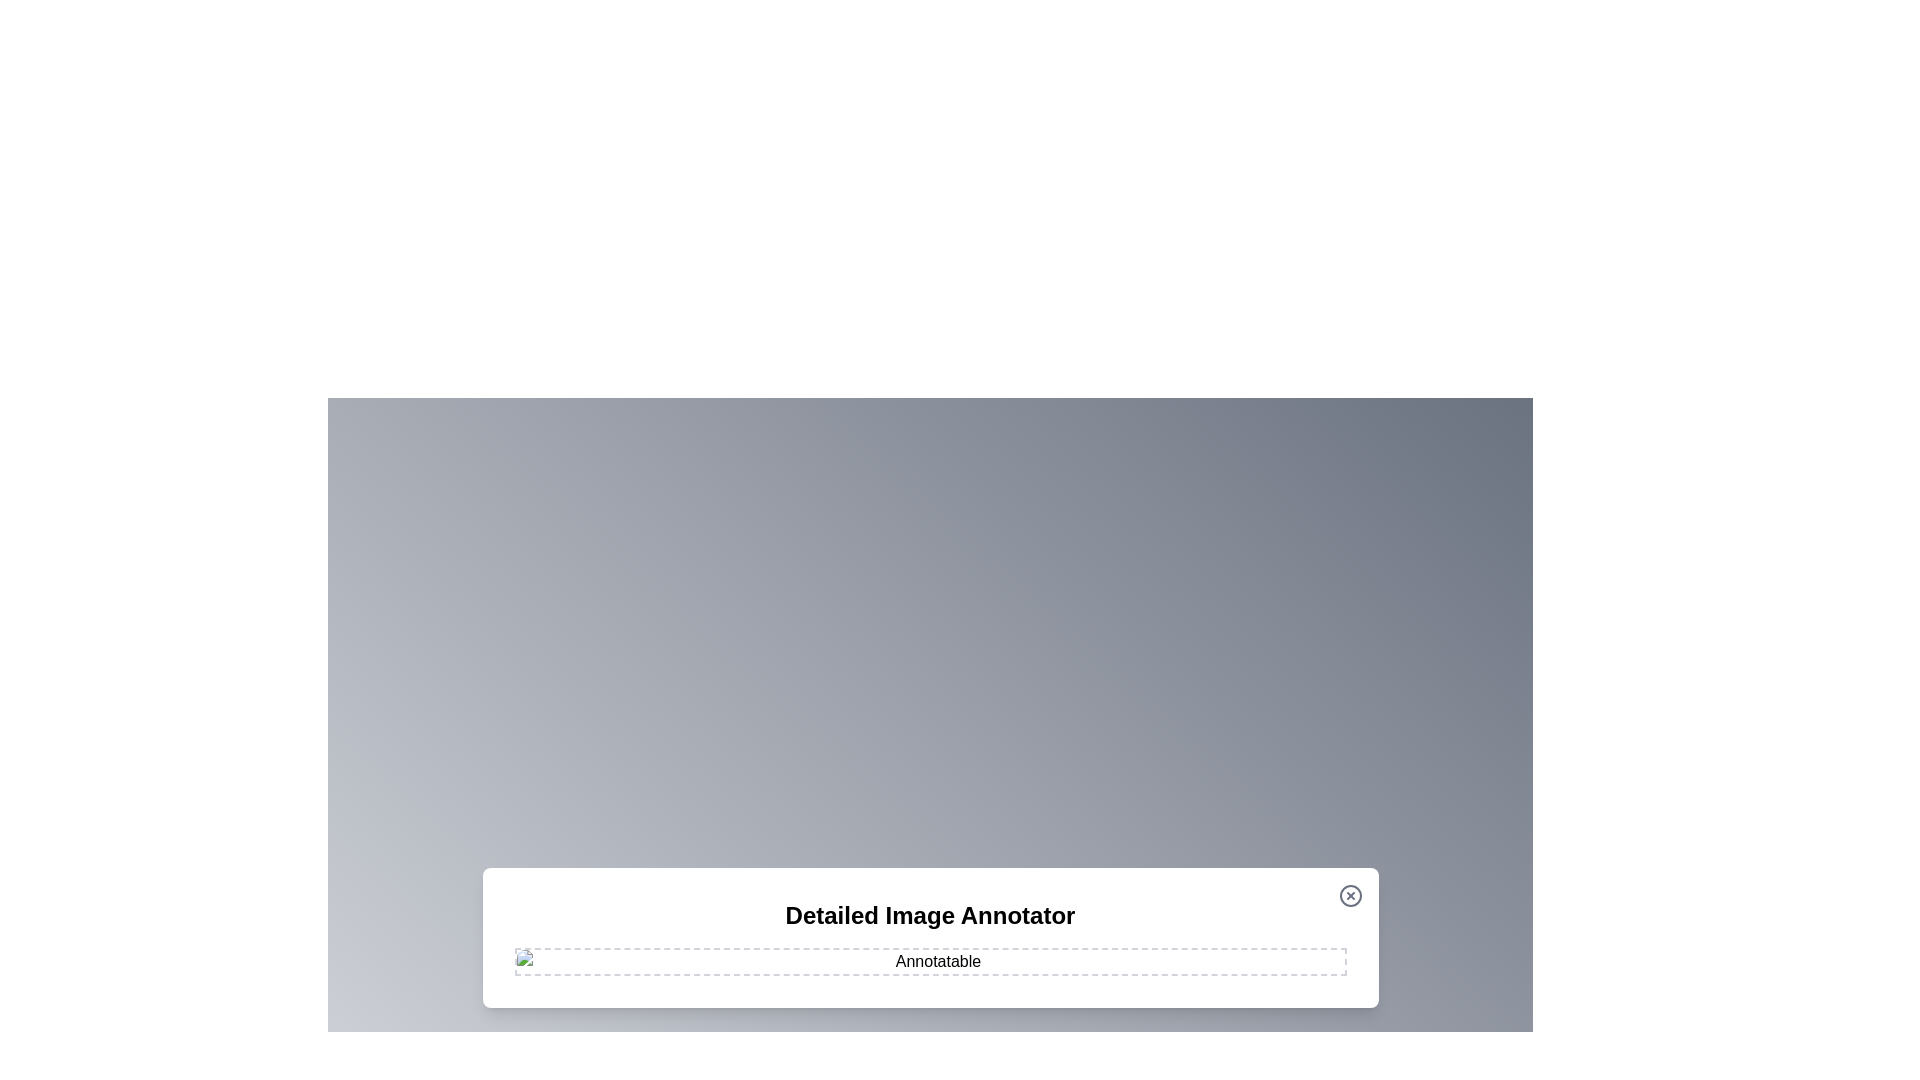 This screenshot has height=1080, width=1920. Describe the element at coordinates (612, 971) in the screenshot. I see `the image at coordinates (613, 973) to add an annotation` at that location.